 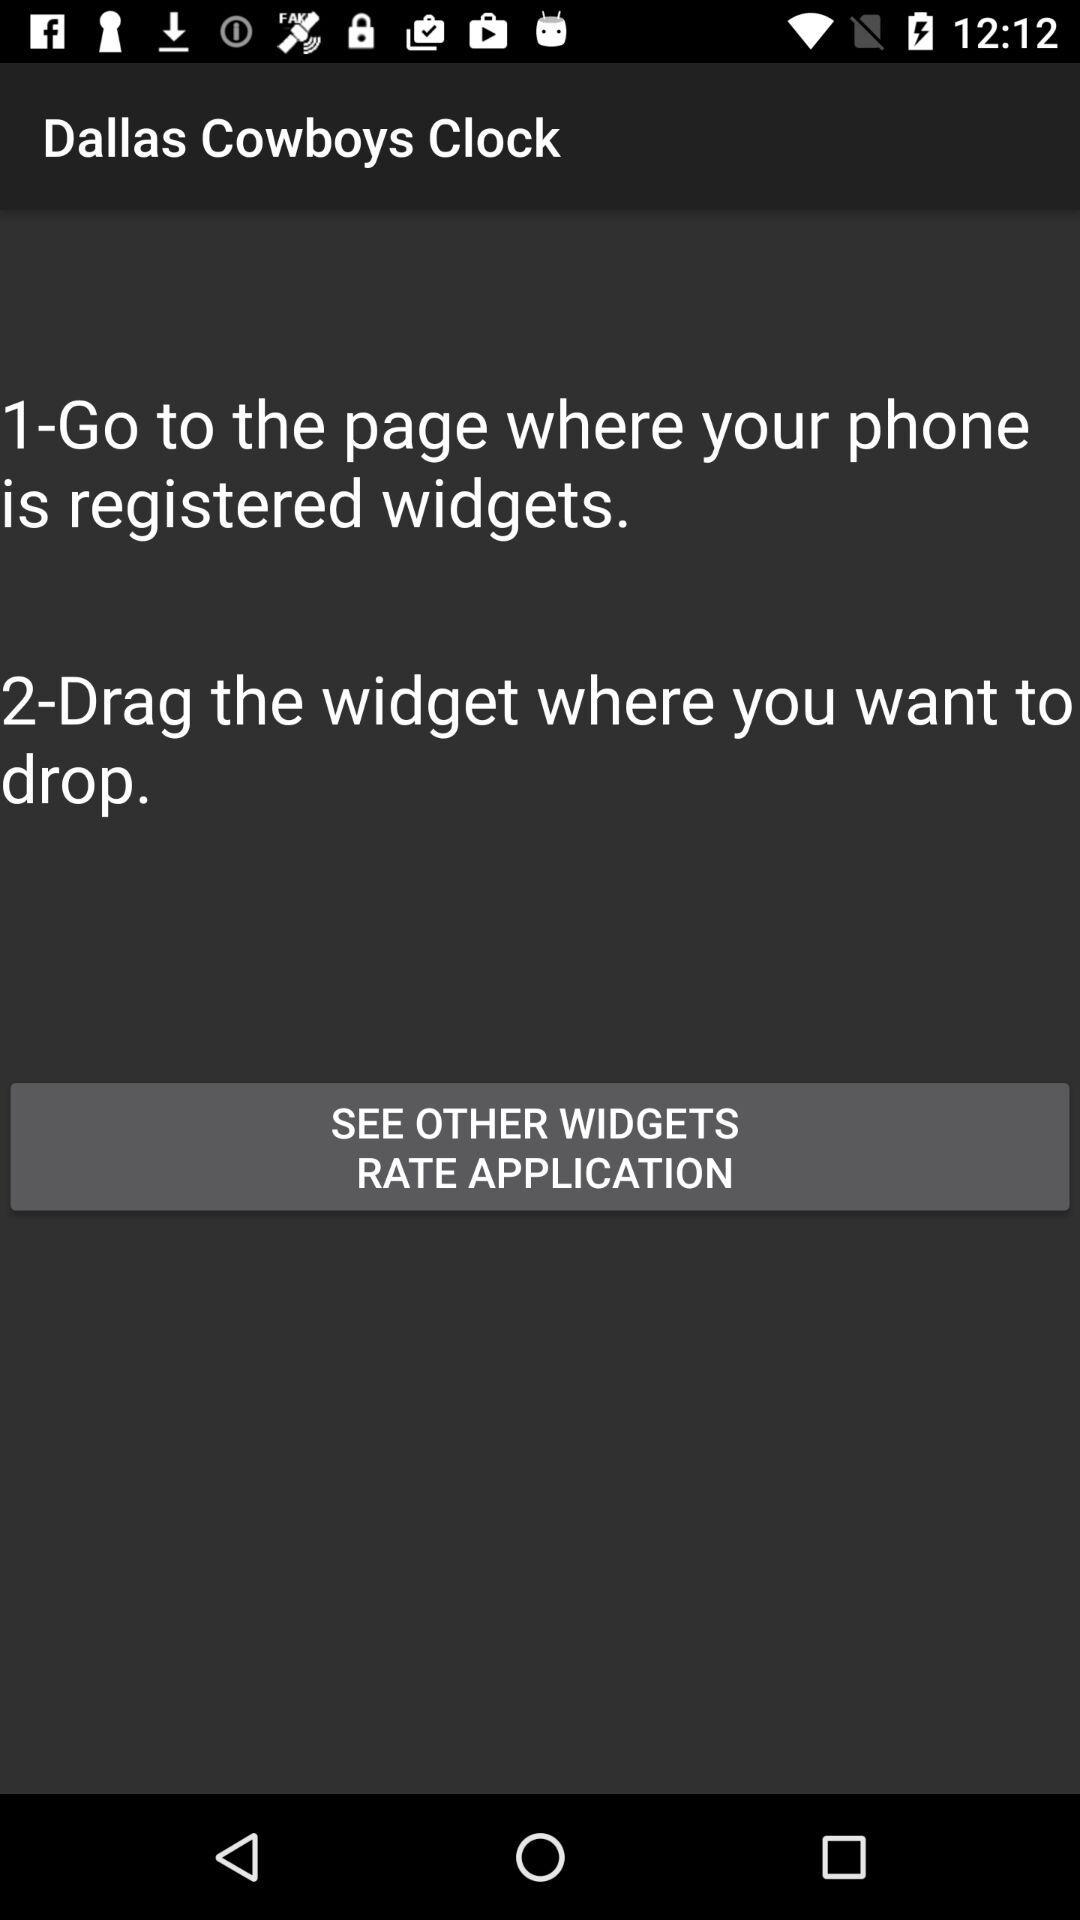 What do you see at coordinates (419, 1001) in the screenshot?
I see `the icon below the 2 drag the icon` at bounding box center [419, 1001].